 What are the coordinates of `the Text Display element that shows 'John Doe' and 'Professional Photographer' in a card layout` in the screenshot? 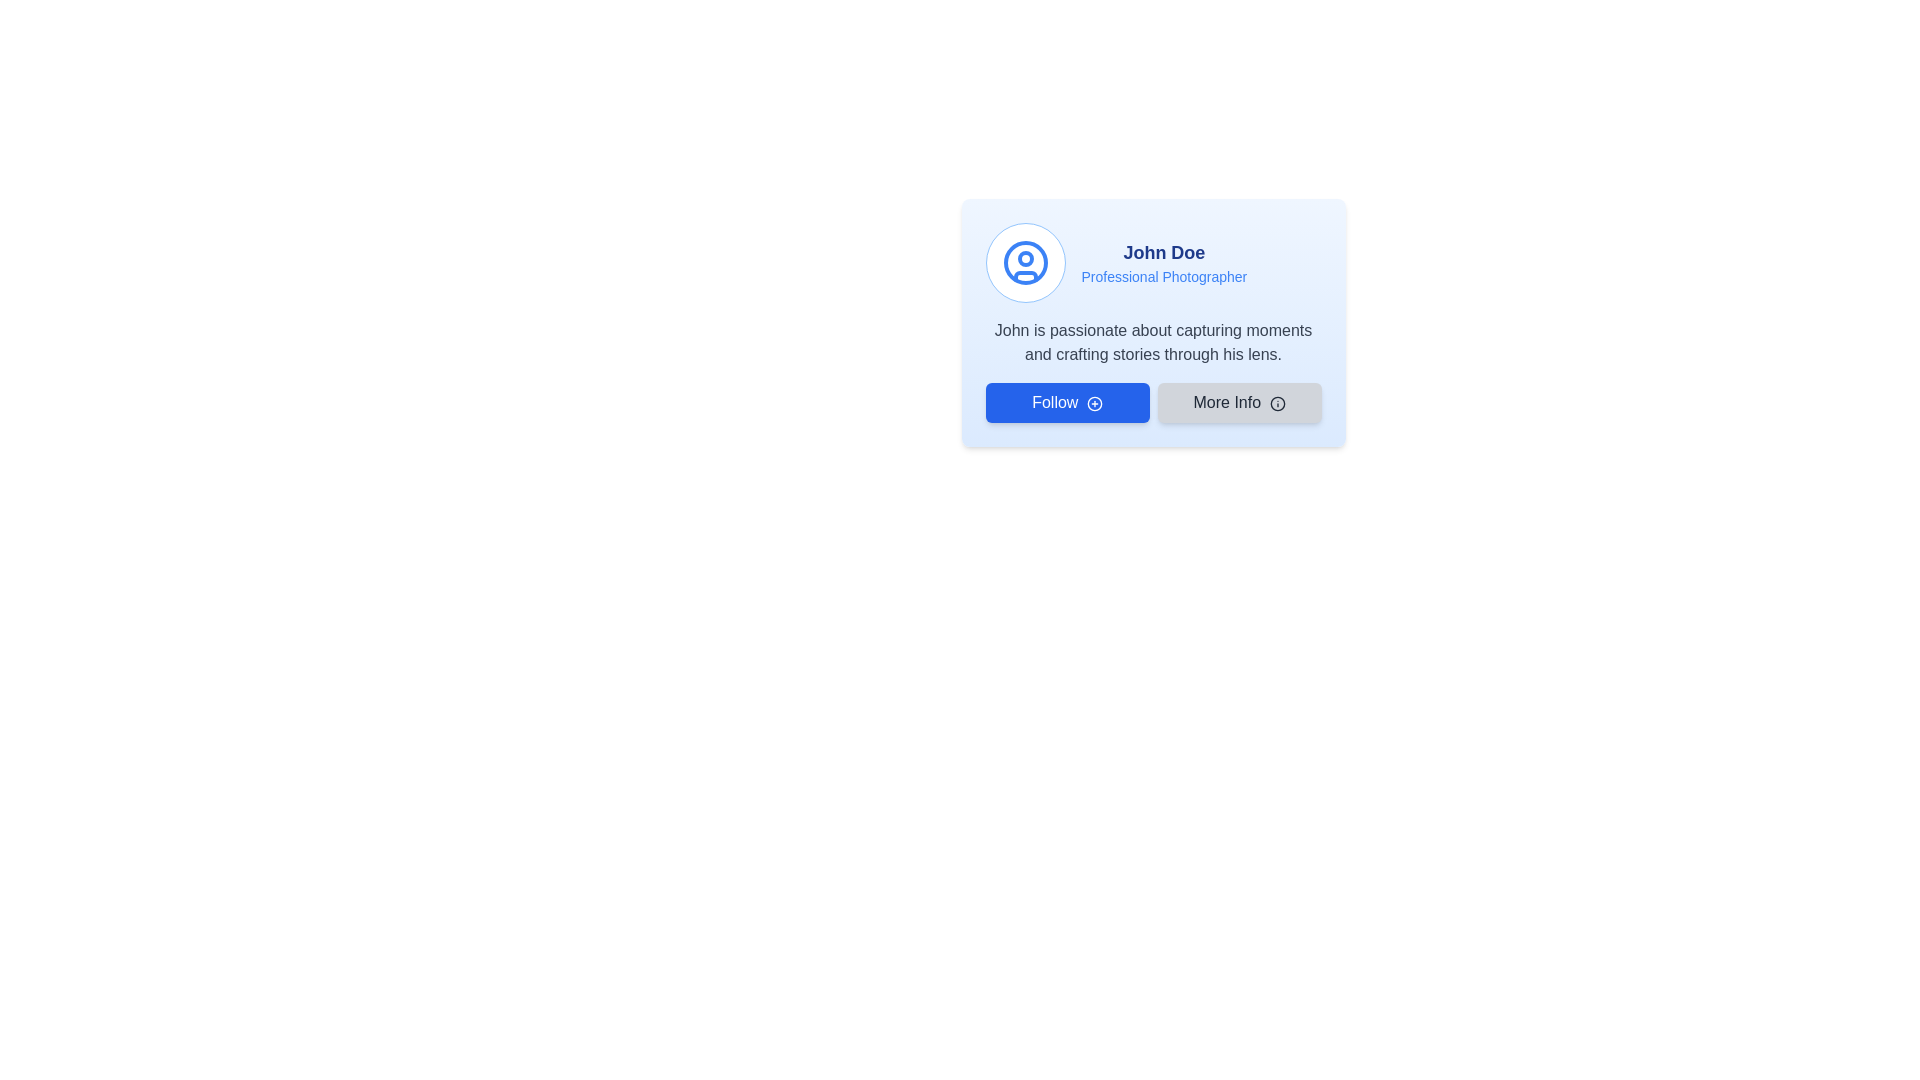 It's located at (1164, 261).